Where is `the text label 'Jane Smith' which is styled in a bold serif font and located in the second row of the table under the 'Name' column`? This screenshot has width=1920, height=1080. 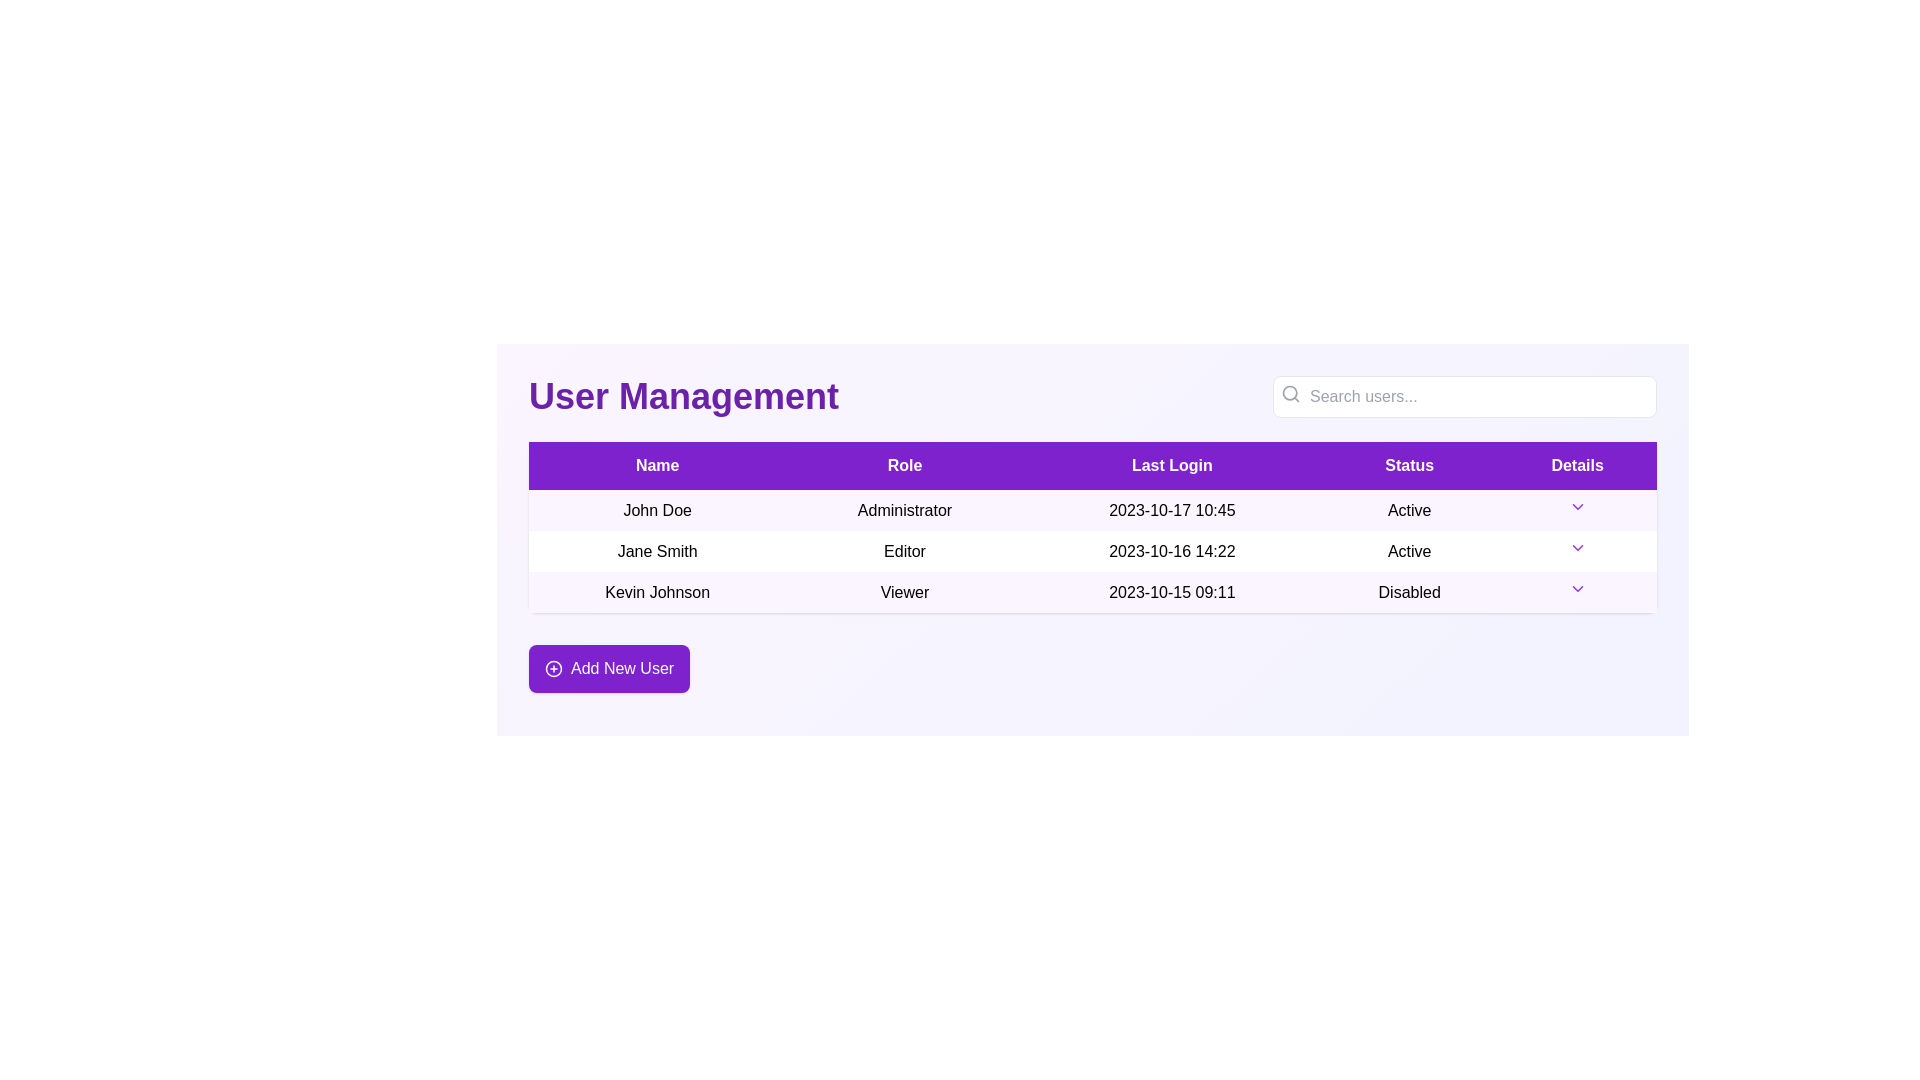
the text label 'Jane Smith' which is styled in a bold serif font and located in the second row of the table under the 'Name' column is located at coordinates (657, 551).